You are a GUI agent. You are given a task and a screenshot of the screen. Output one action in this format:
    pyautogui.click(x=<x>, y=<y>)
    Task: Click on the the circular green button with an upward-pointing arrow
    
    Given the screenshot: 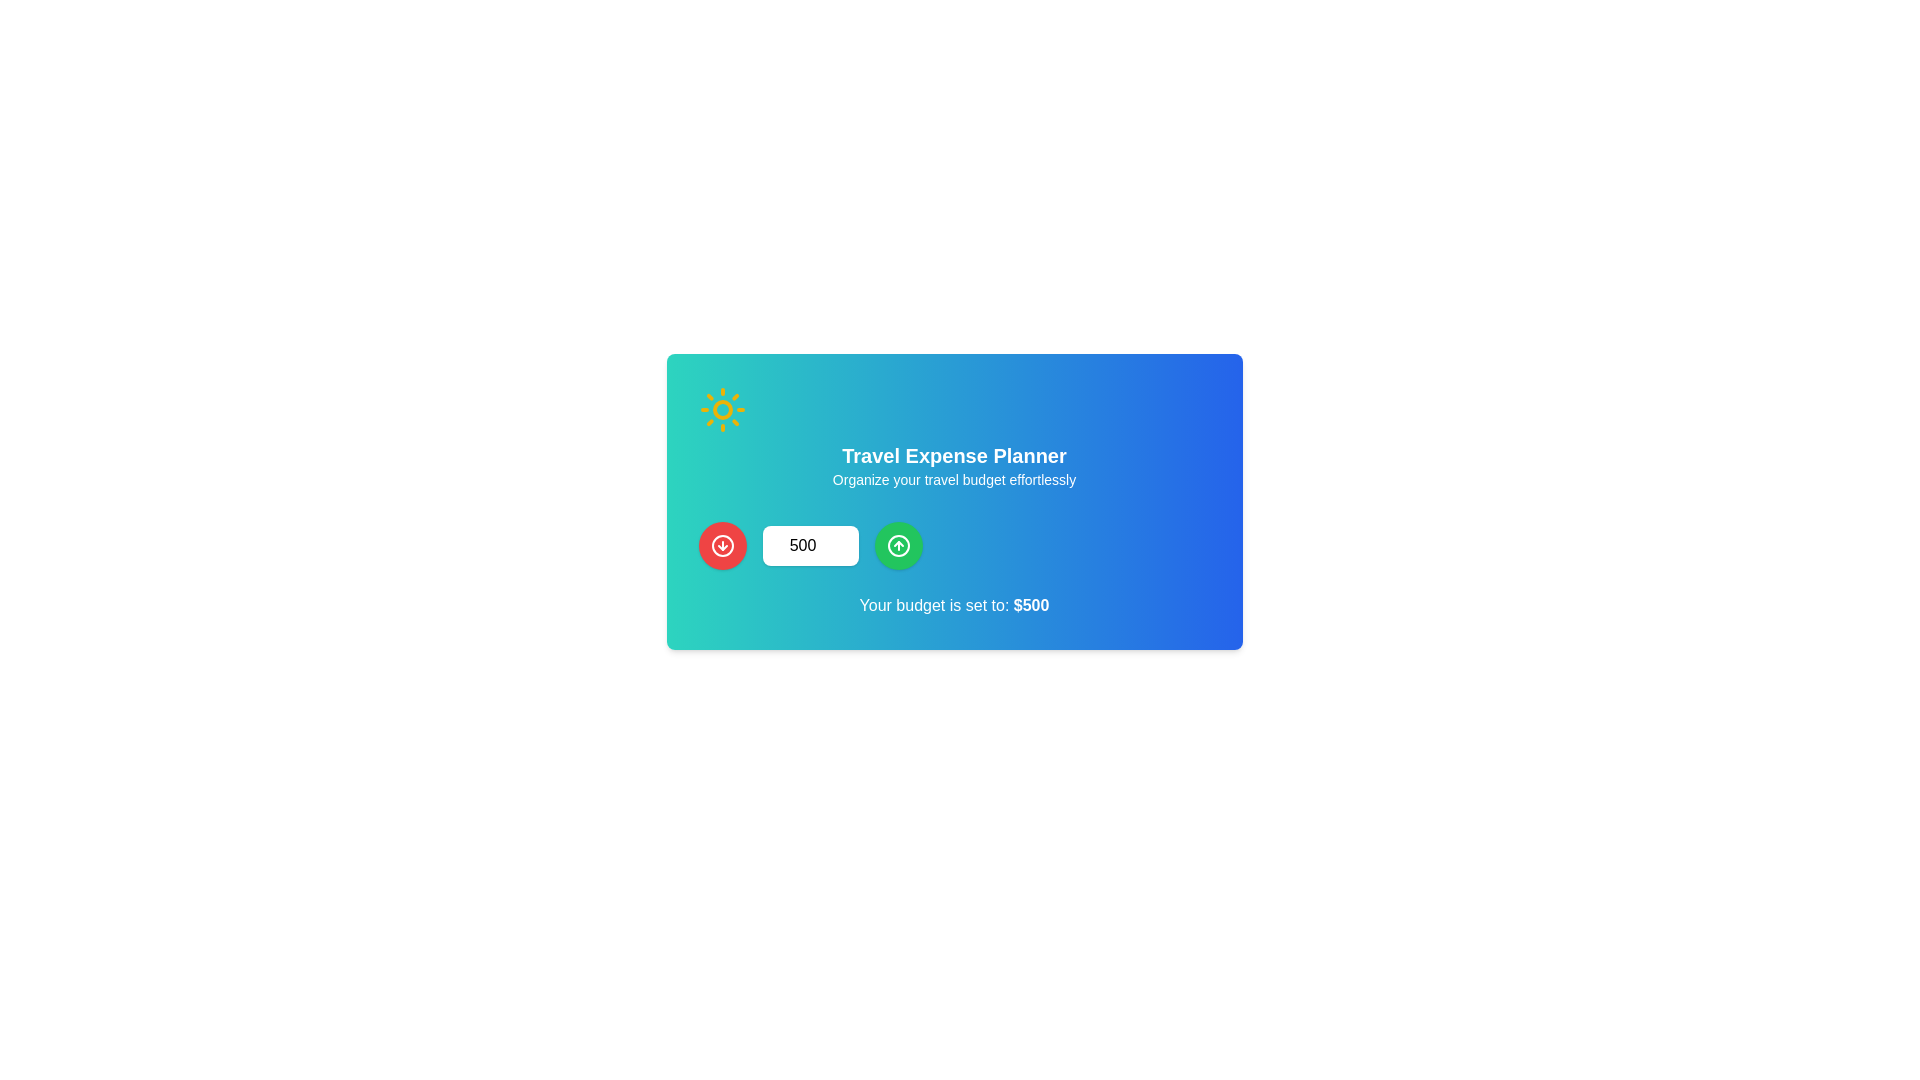 What is the action you would take?
    pyautogui.click(x=897, y=546)
    